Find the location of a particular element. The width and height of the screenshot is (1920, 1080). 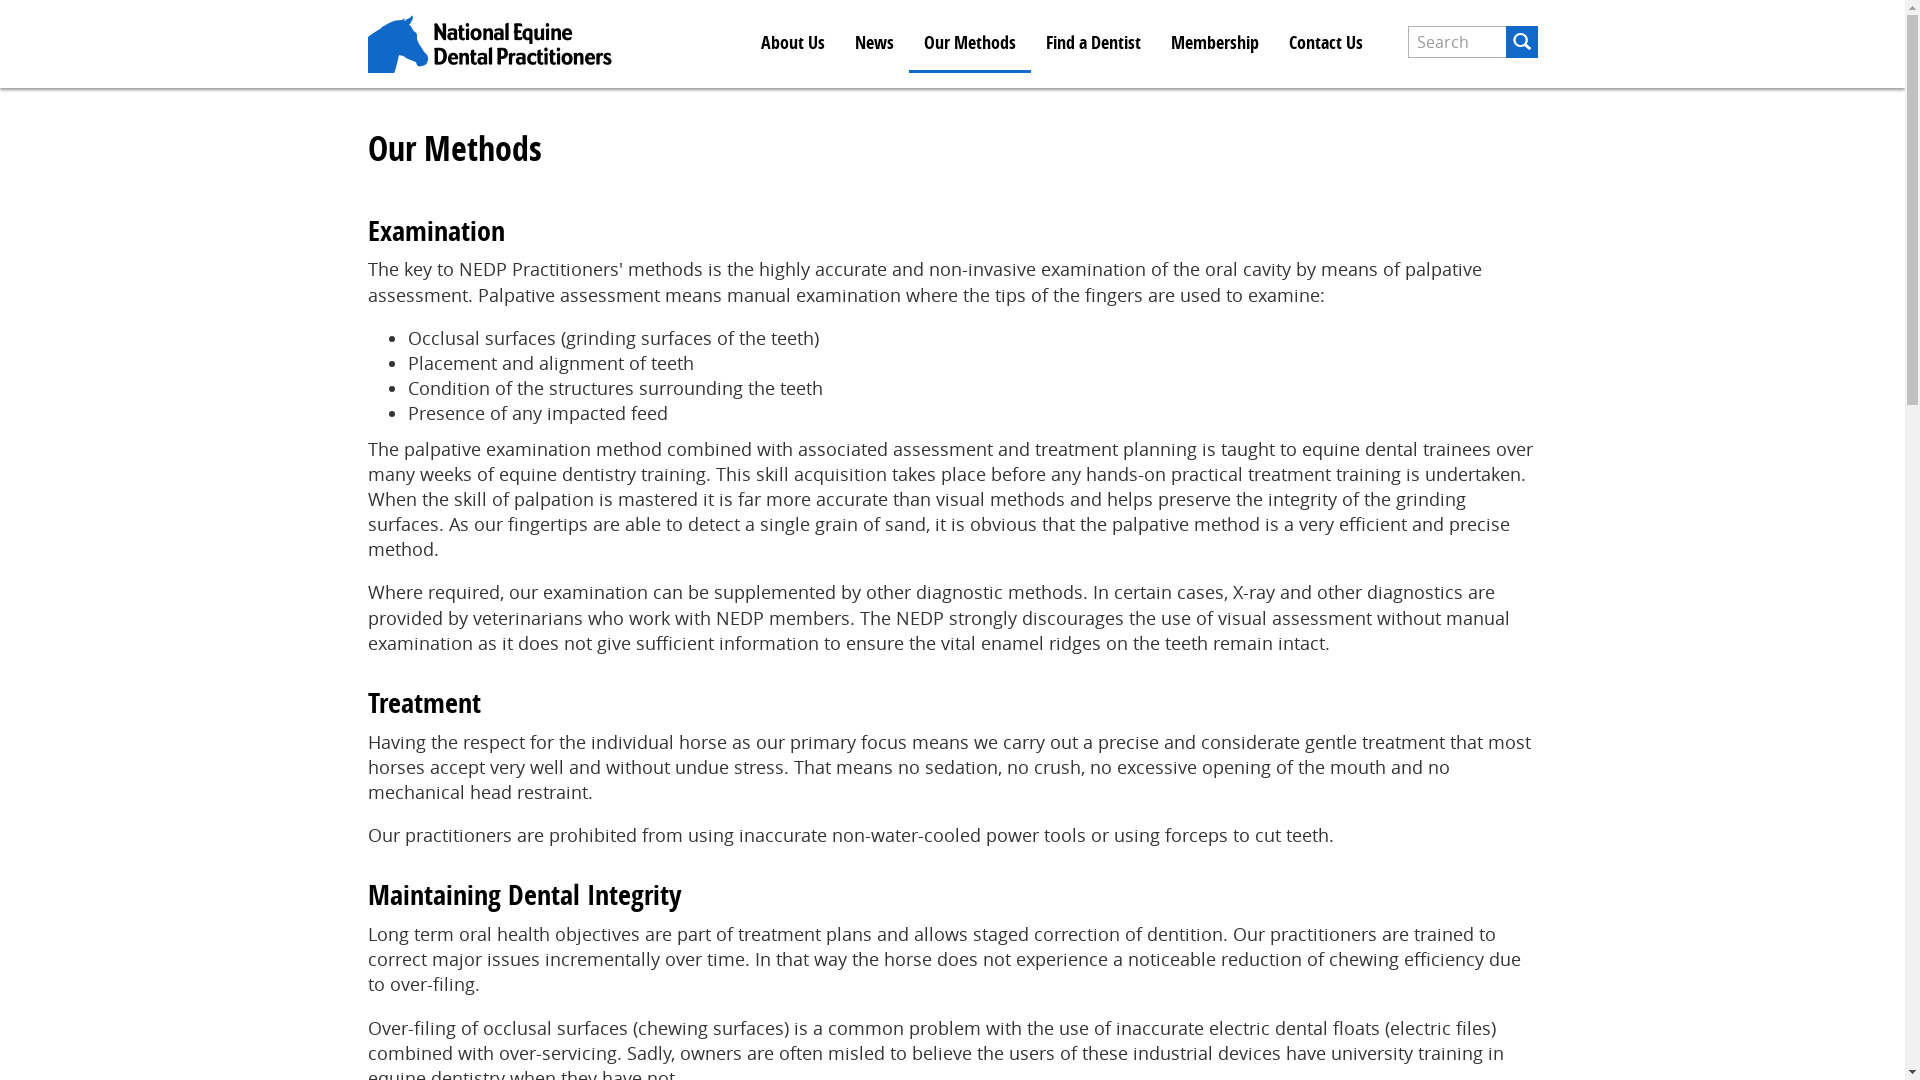

'Membership' is located at coordinates (1213, 43).